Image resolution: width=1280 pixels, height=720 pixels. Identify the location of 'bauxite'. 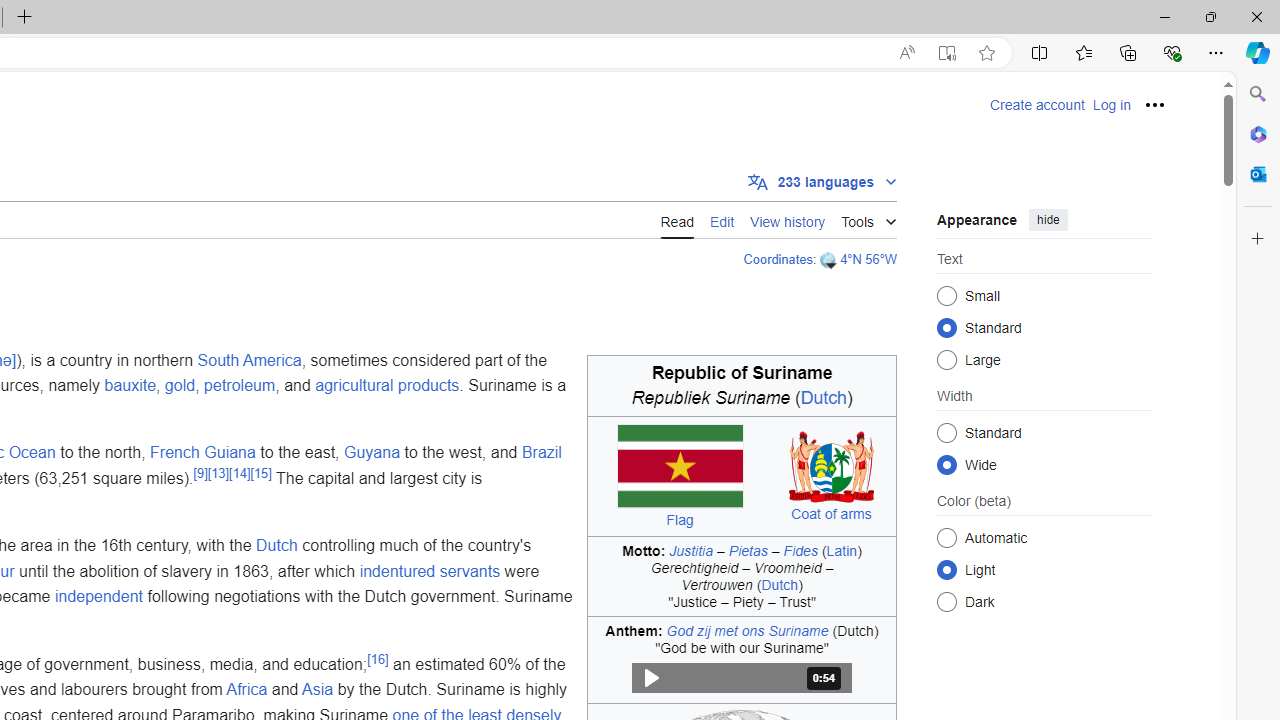
(129, 386).